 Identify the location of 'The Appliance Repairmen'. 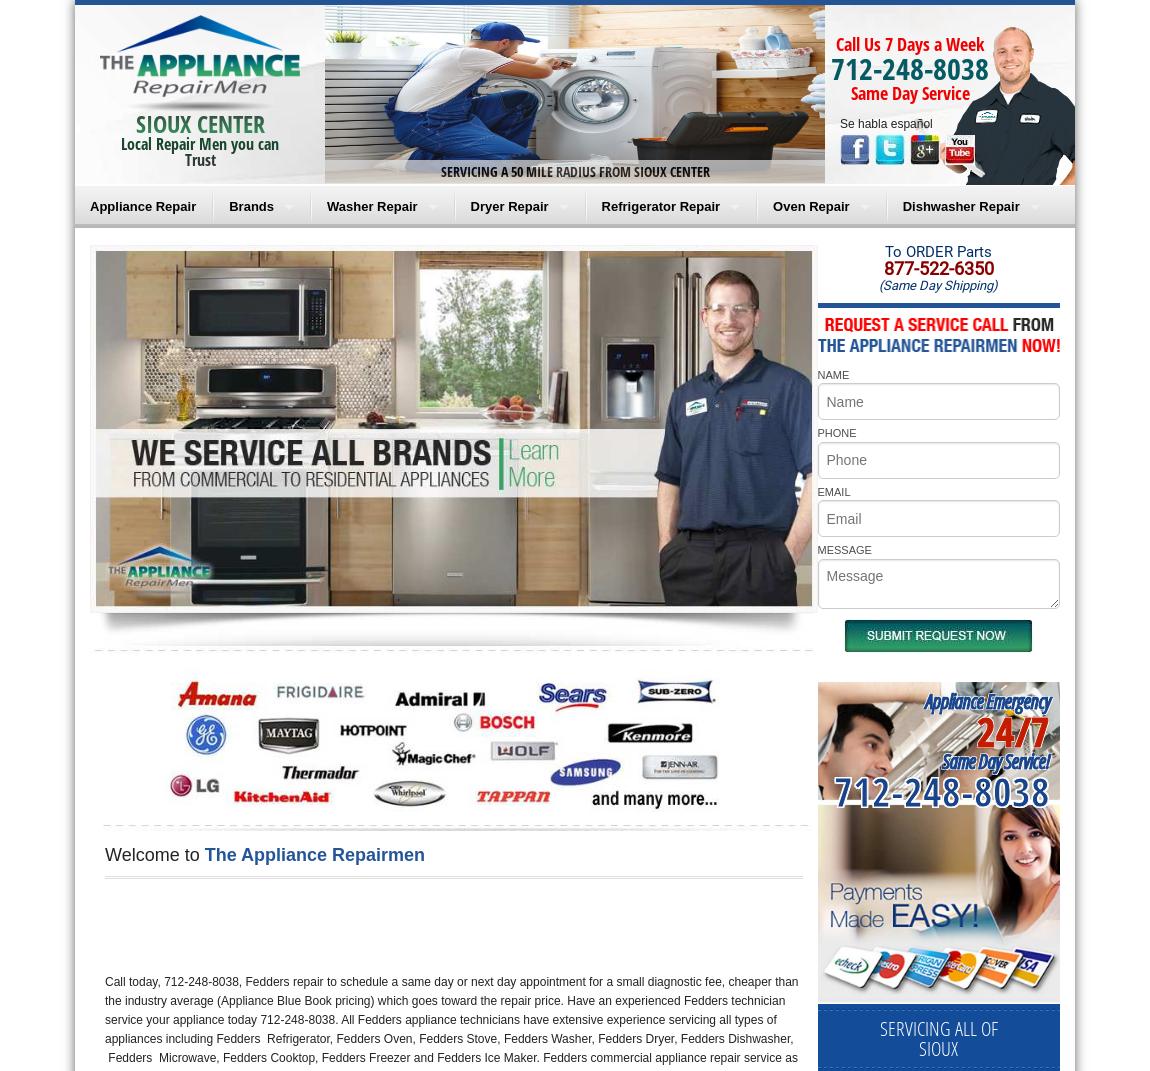
(314, 854).